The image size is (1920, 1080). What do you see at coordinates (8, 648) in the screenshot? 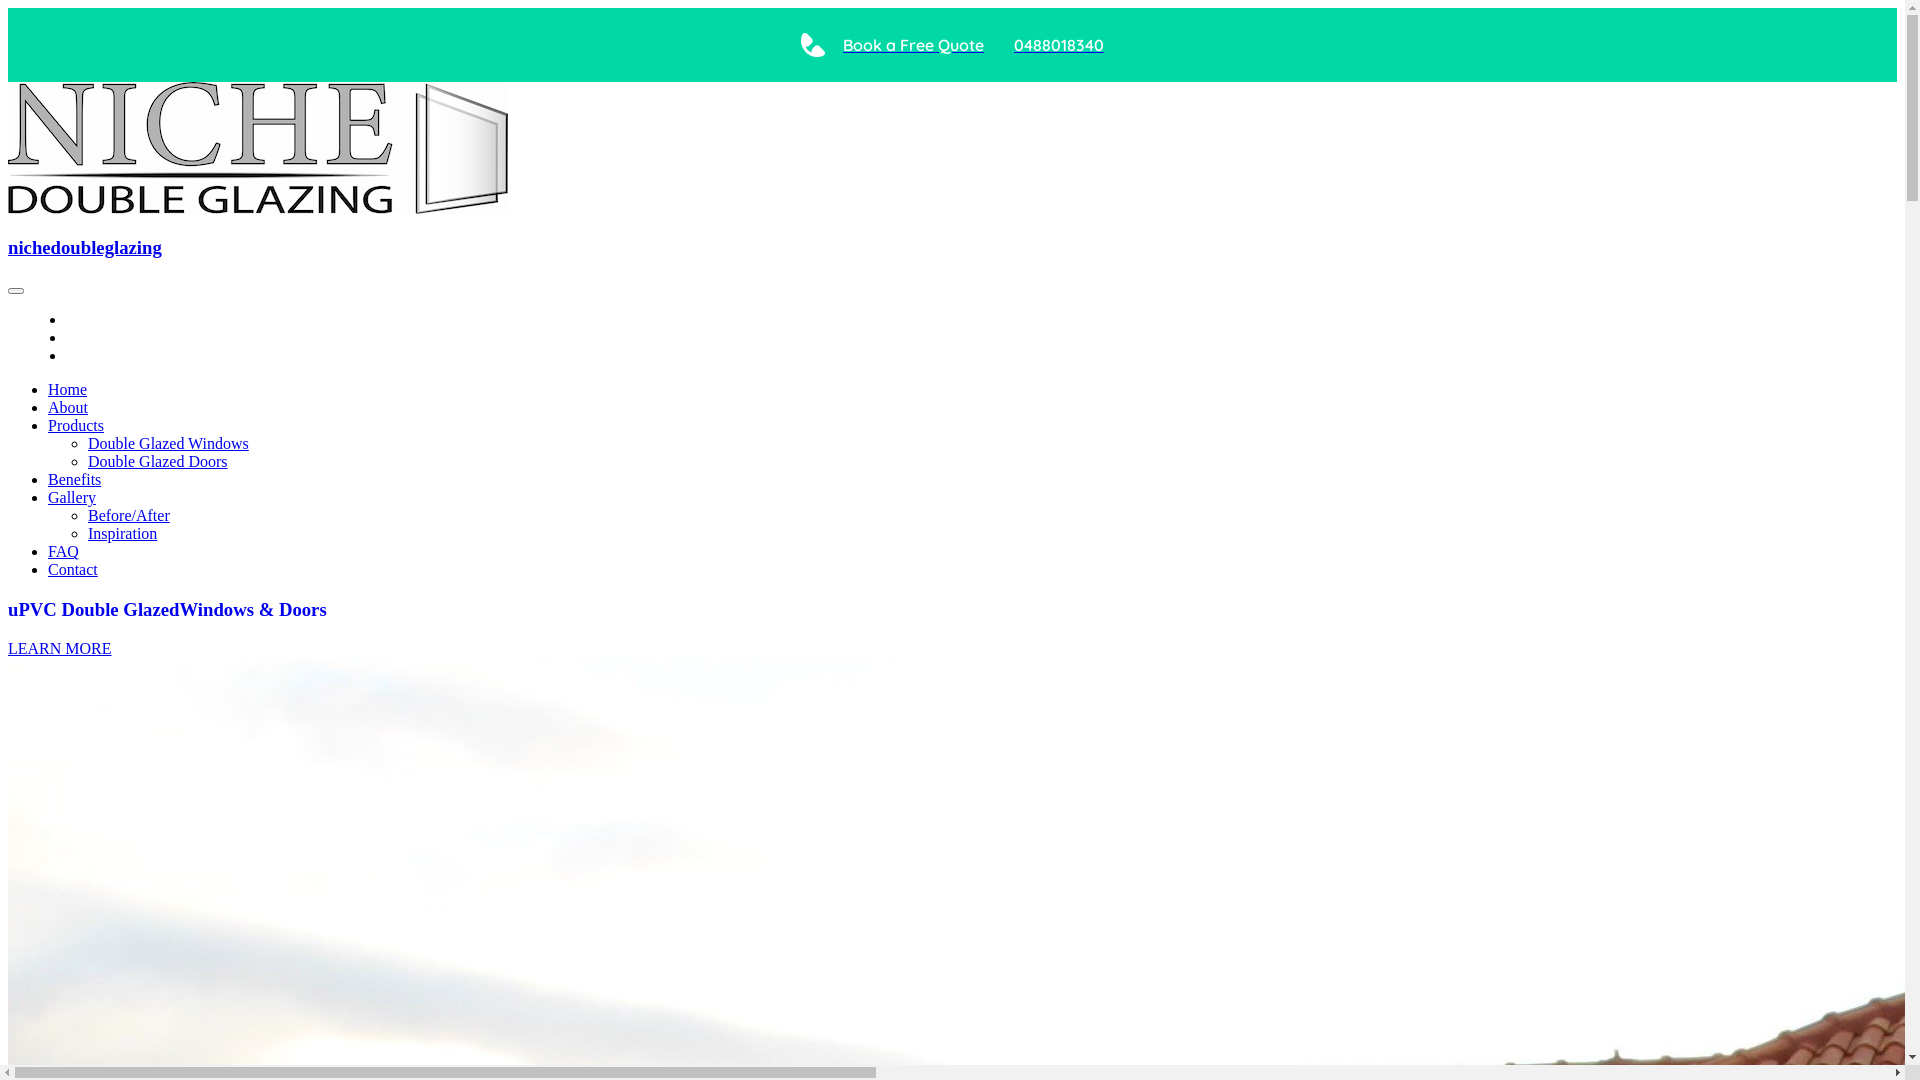
I see `'LEARN MORE'` at bounding box center [8, 648].